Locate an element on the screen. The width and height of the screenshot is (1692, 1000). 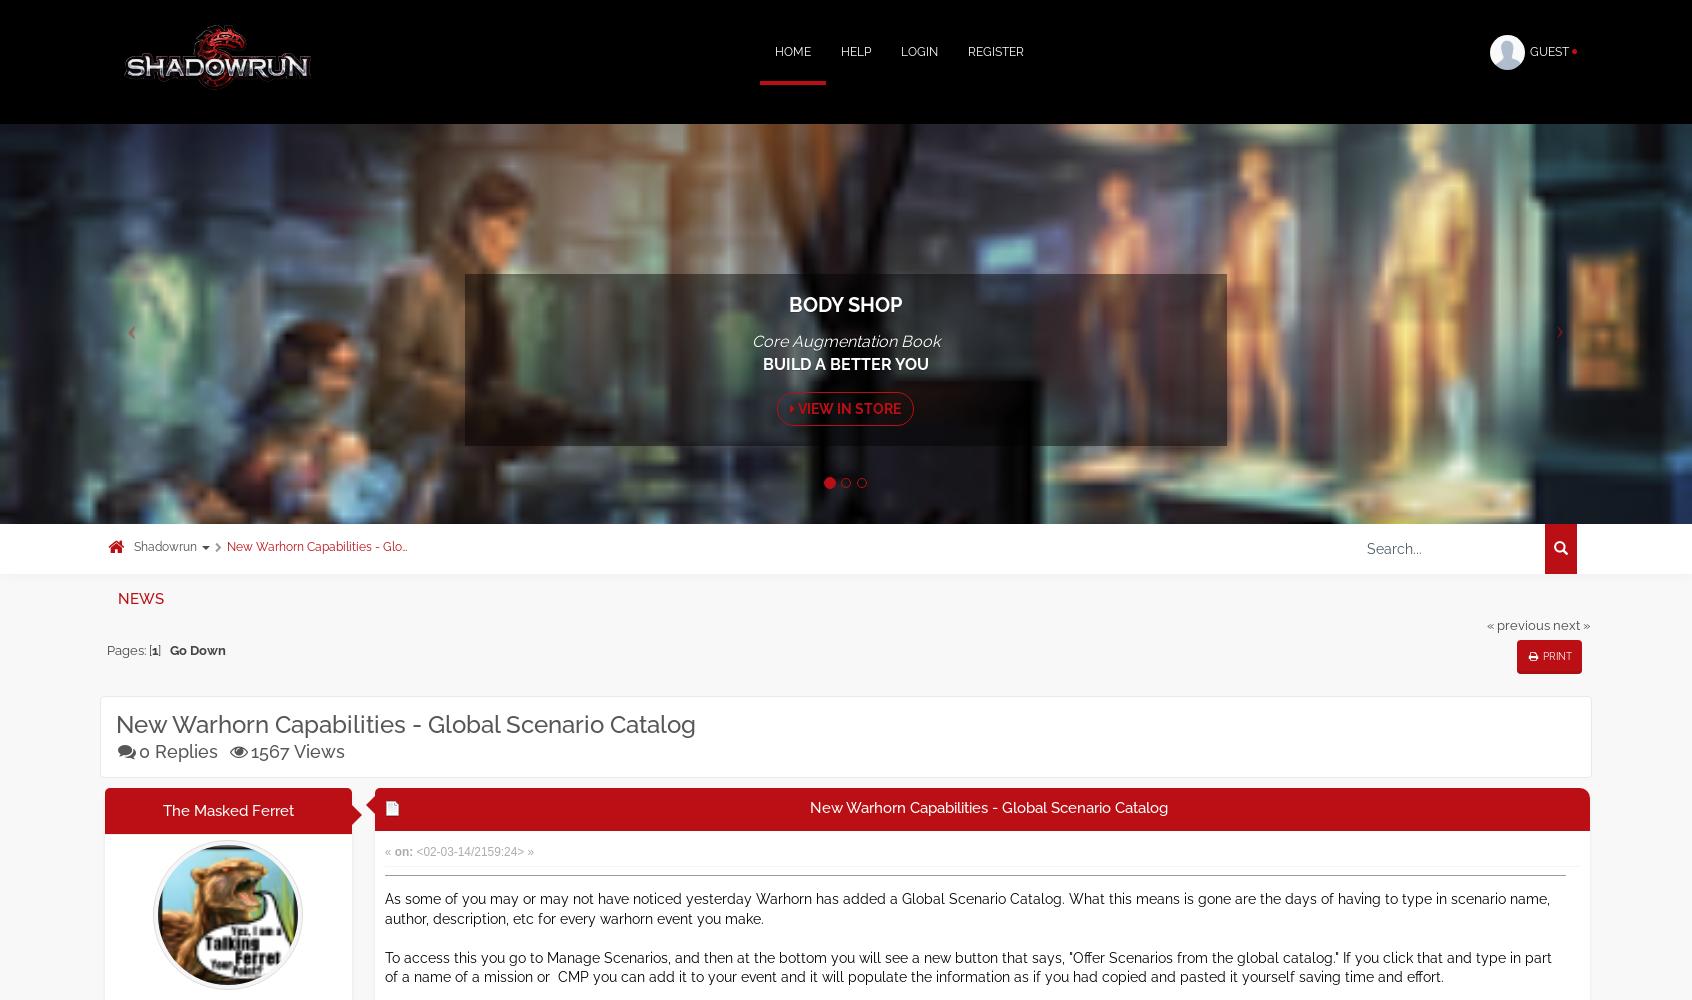
'Guest' is located at coordinates (1551, 52).